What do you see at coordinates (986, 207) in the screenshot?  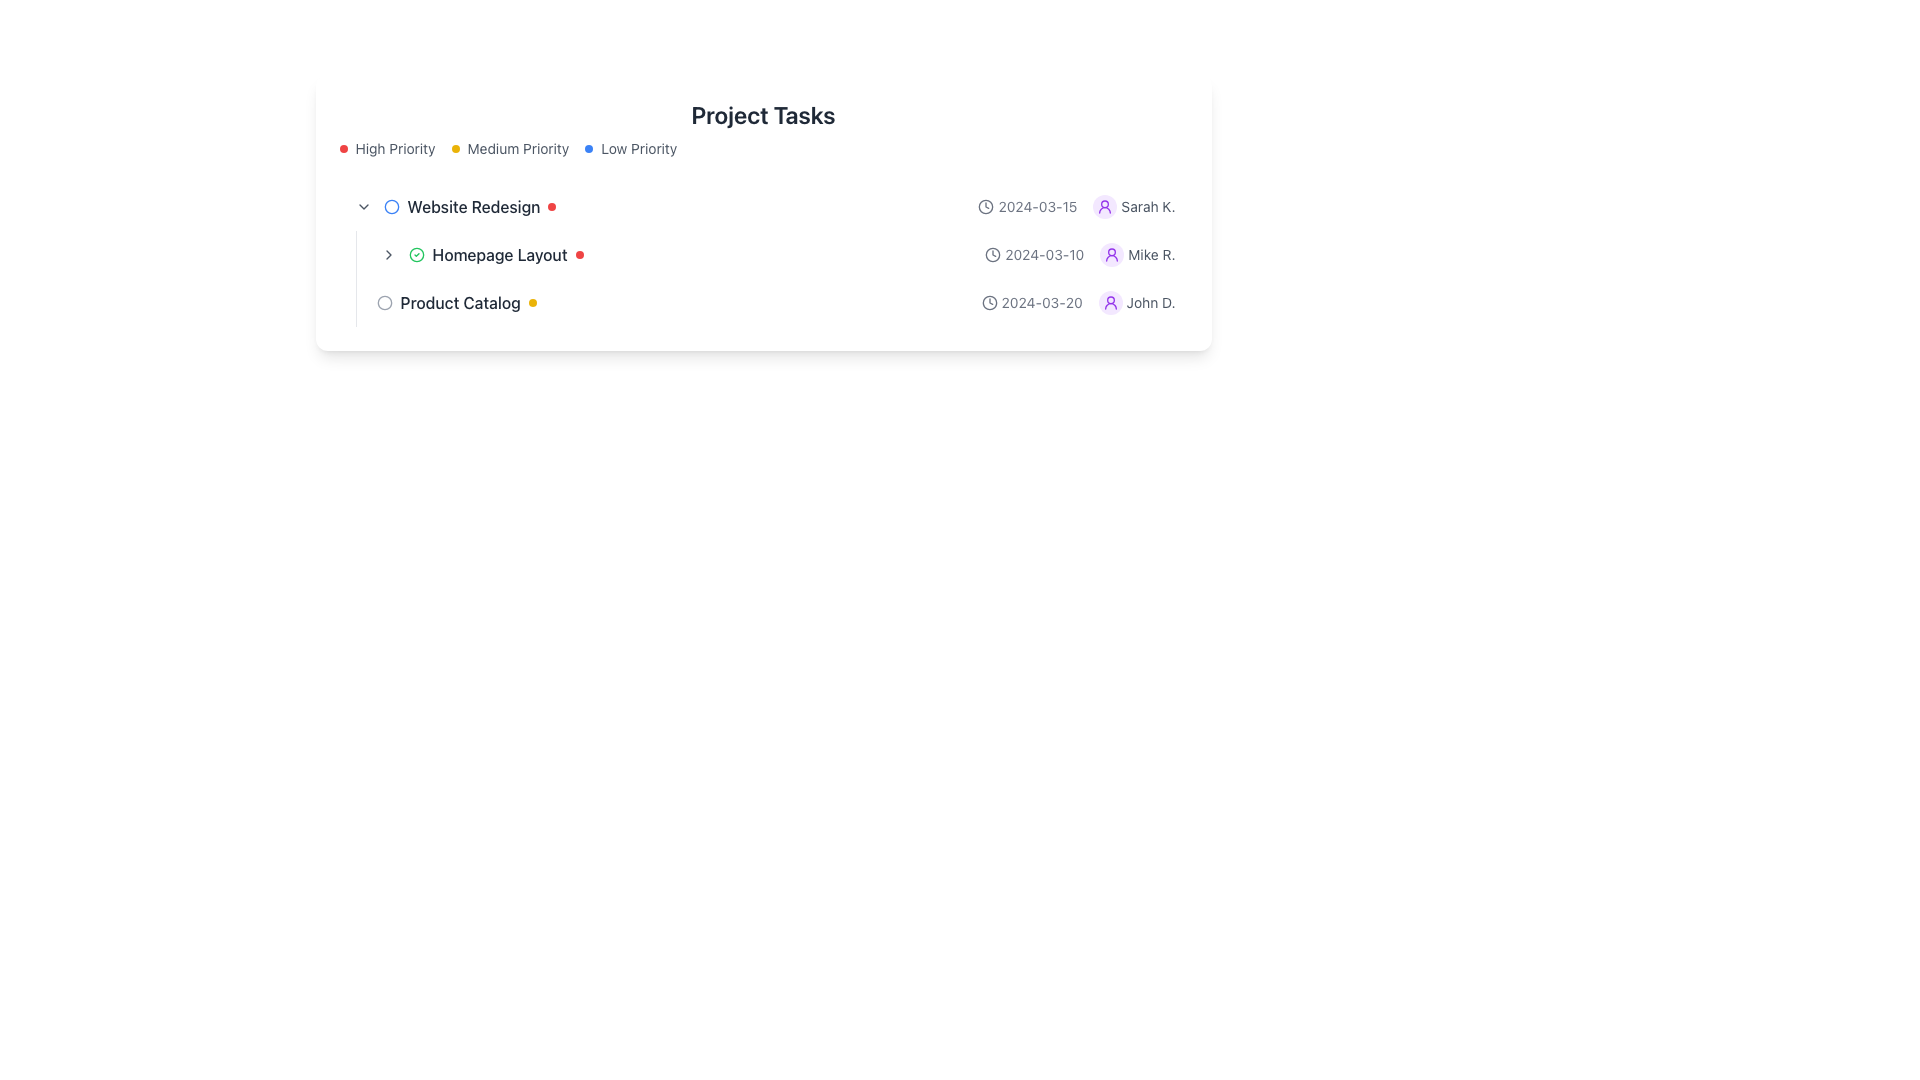 I see `the details of the clock icon located to the left of the date '2024-03-15' under the 'Project Tasks' section` at bounding box center [986, 207].